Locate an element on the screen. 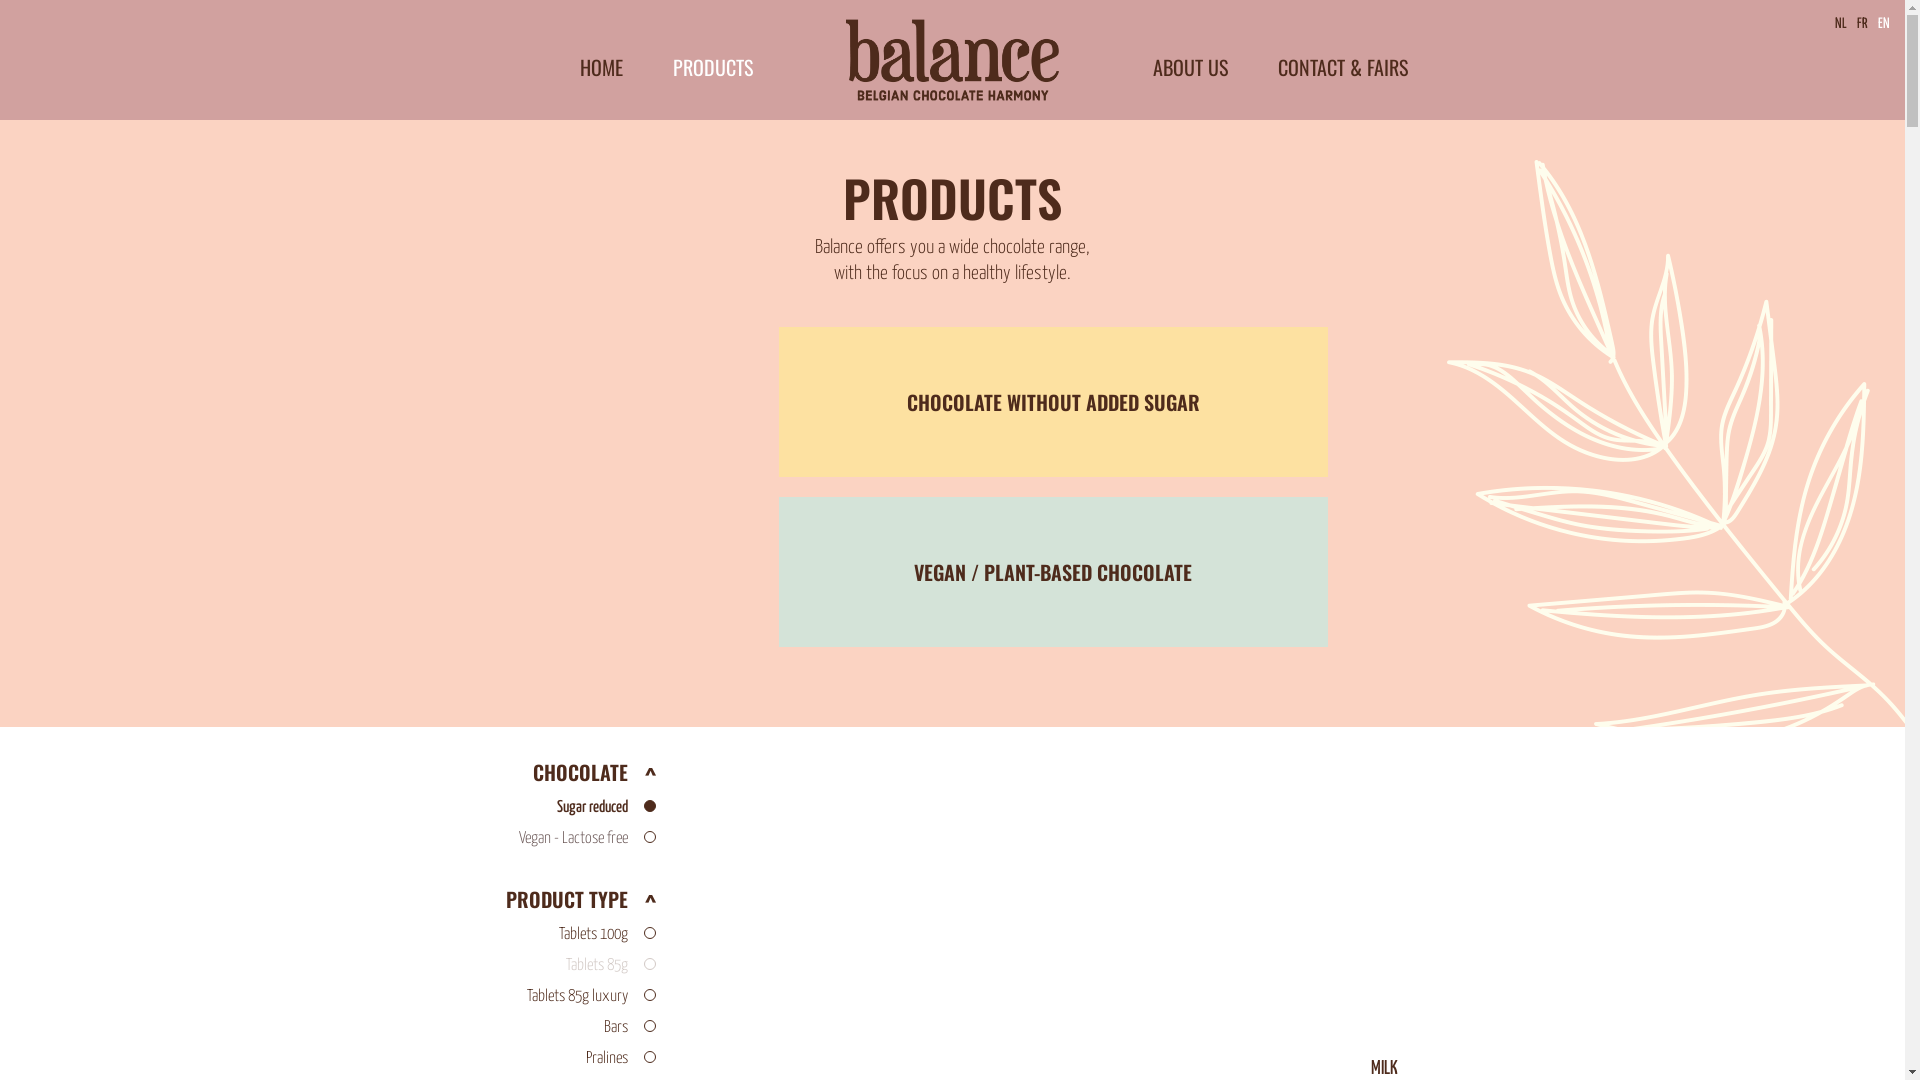  'ABOUT US' is located at coordinates (1152, 65).